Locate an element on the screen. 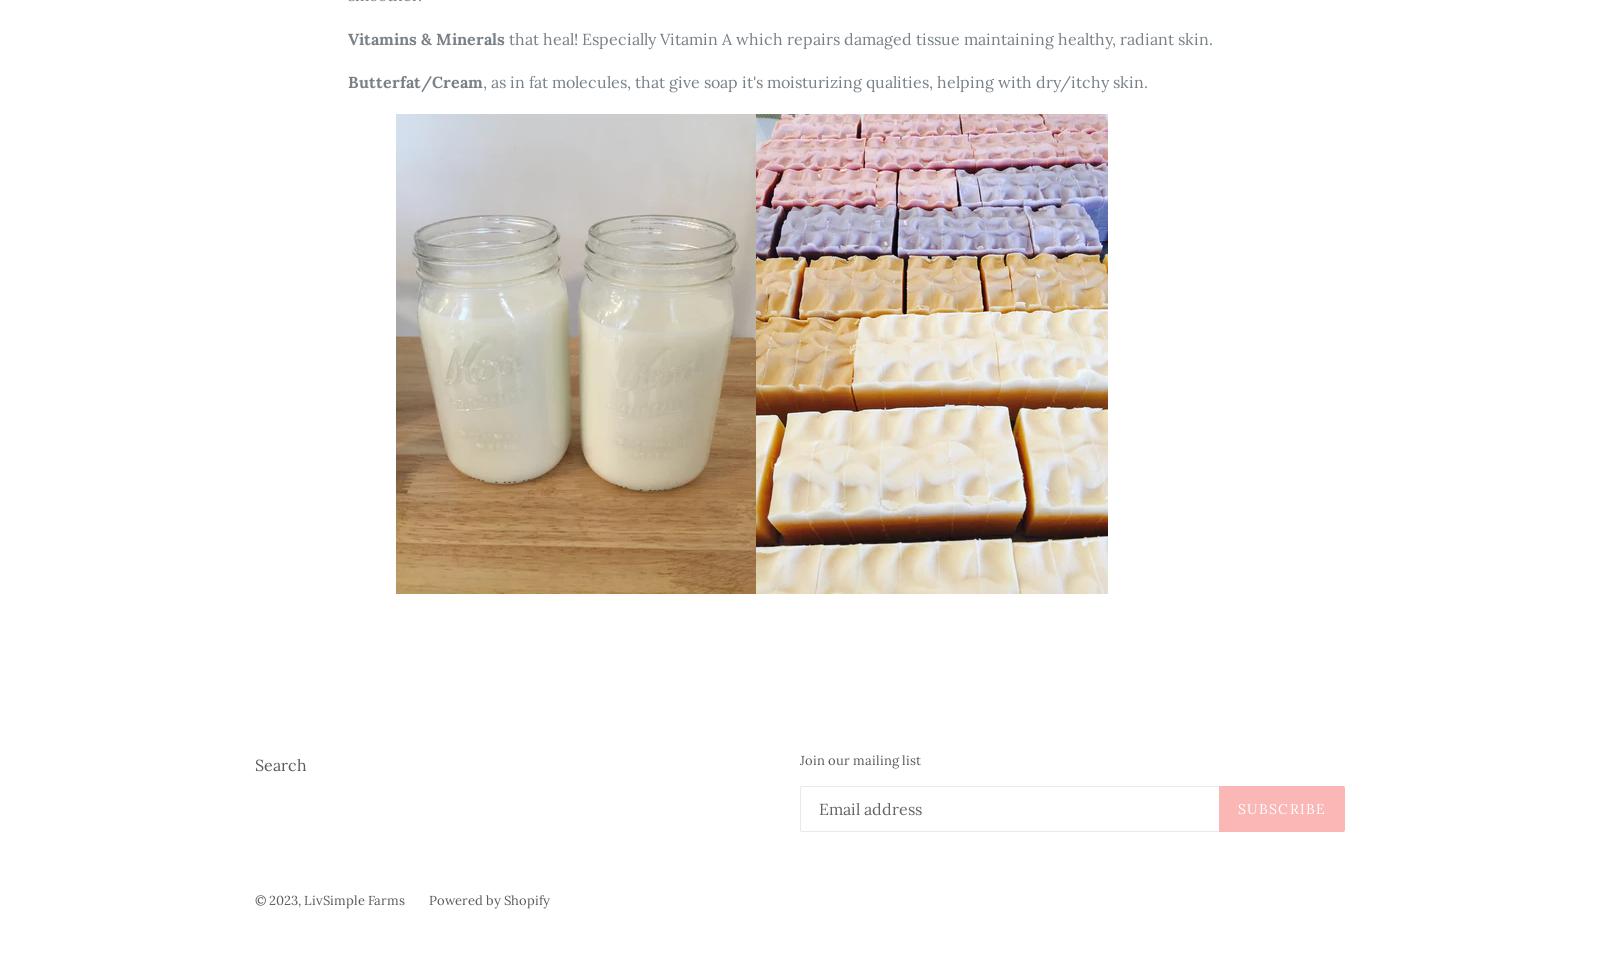  'Butterfat/Cream' is located at coordinates (414, 81).